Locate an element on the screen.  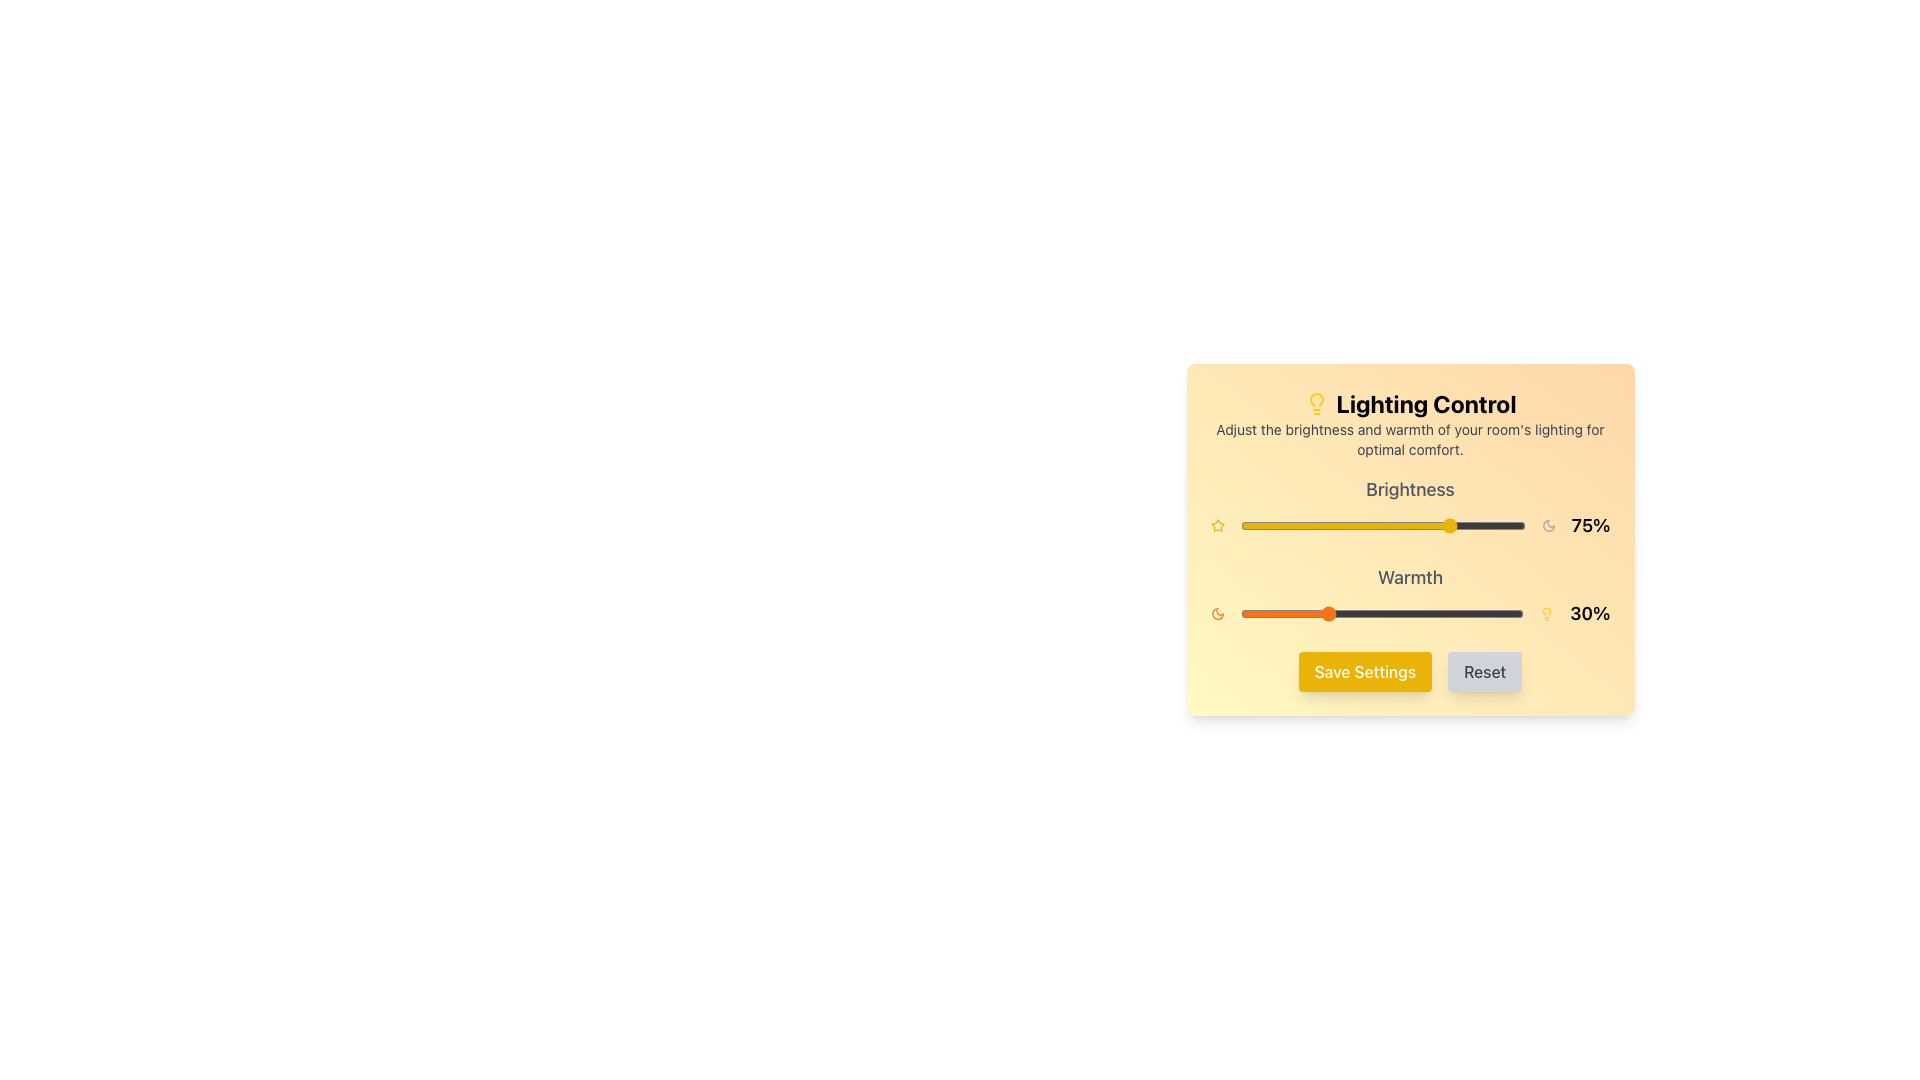
the warmth is located at coordinates (1381, 612).